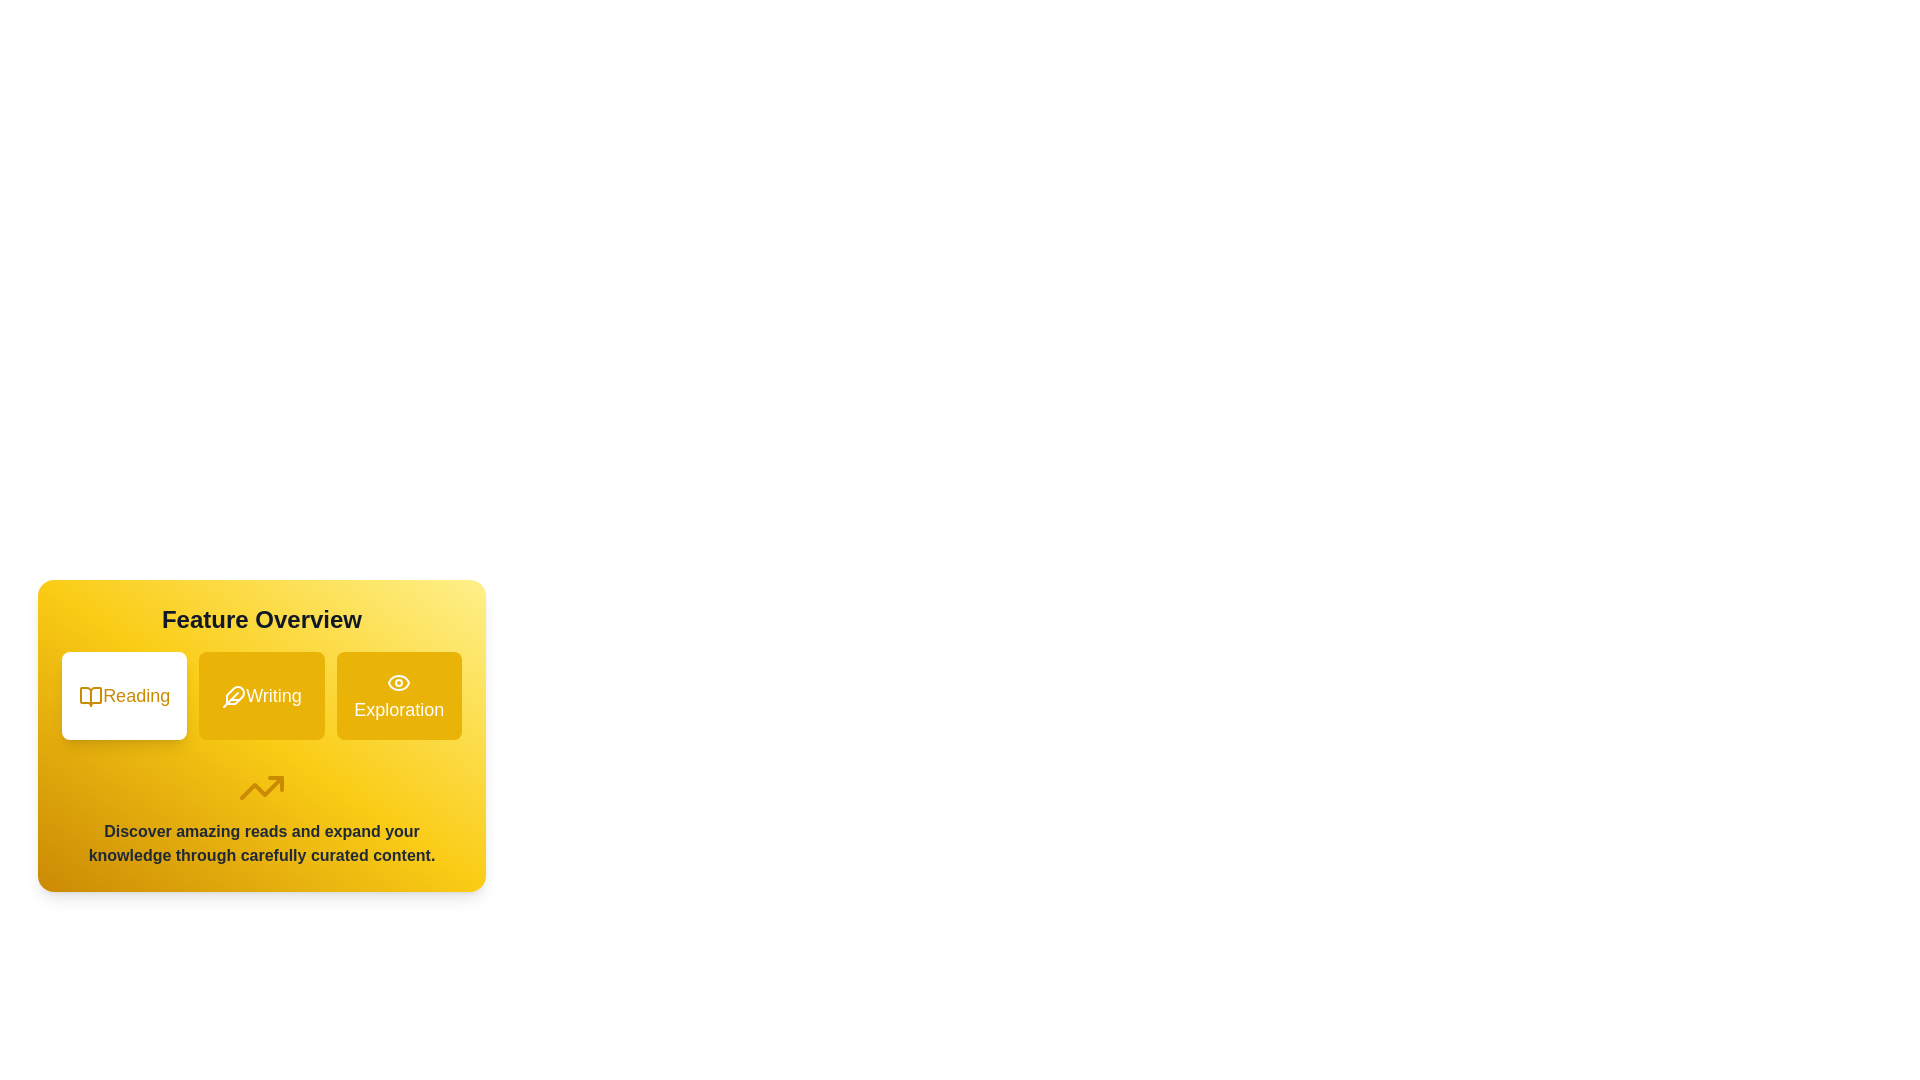 The height and width of the screenshot is (1080, 1920). What do you see at coordinates (261, 736) in the screenshot?
I see `the highlighted 'Writing' button within the 'Feature Overview' section` at bounding box center [261, 736].